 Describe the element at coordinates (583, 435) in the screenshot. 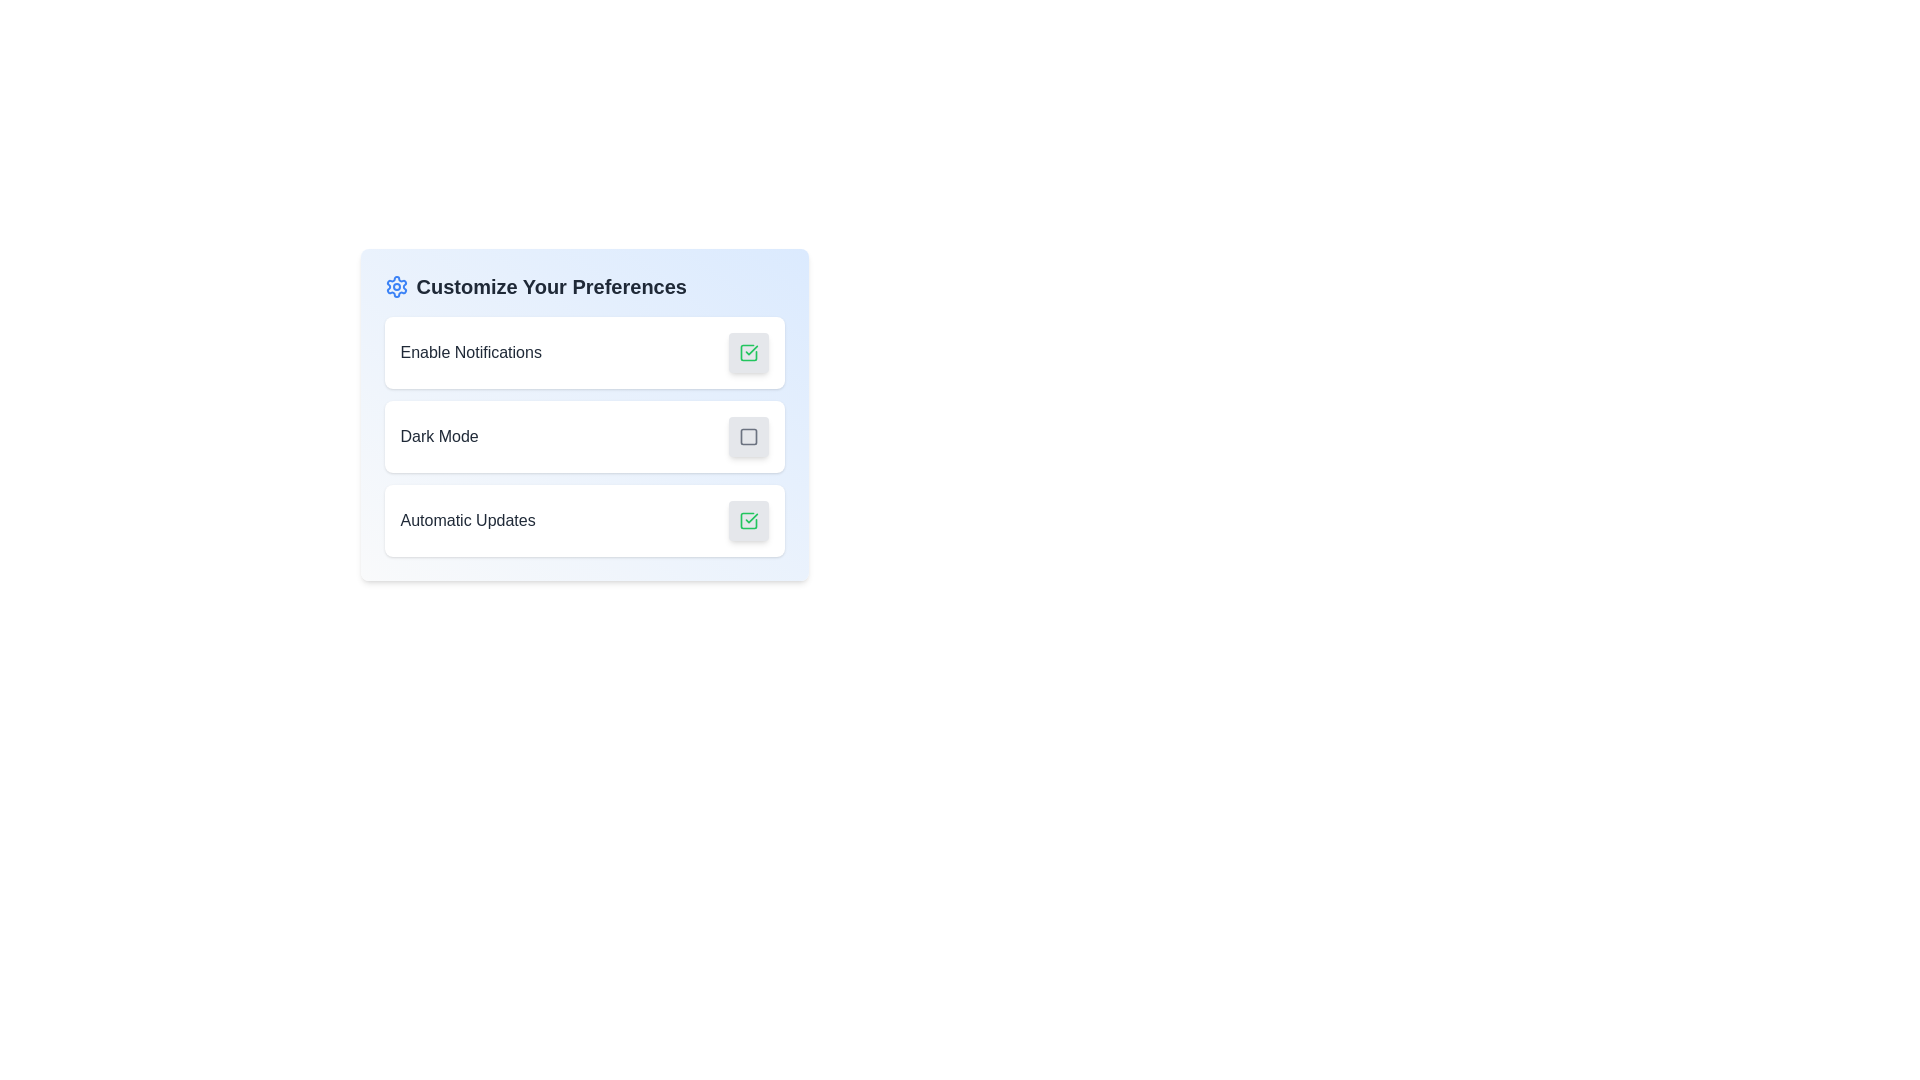

I see `the toggle button on the Toggle Button Card to change the dark mode setting, which is the second card in the vertical list located centrally within the application interface` at that location.